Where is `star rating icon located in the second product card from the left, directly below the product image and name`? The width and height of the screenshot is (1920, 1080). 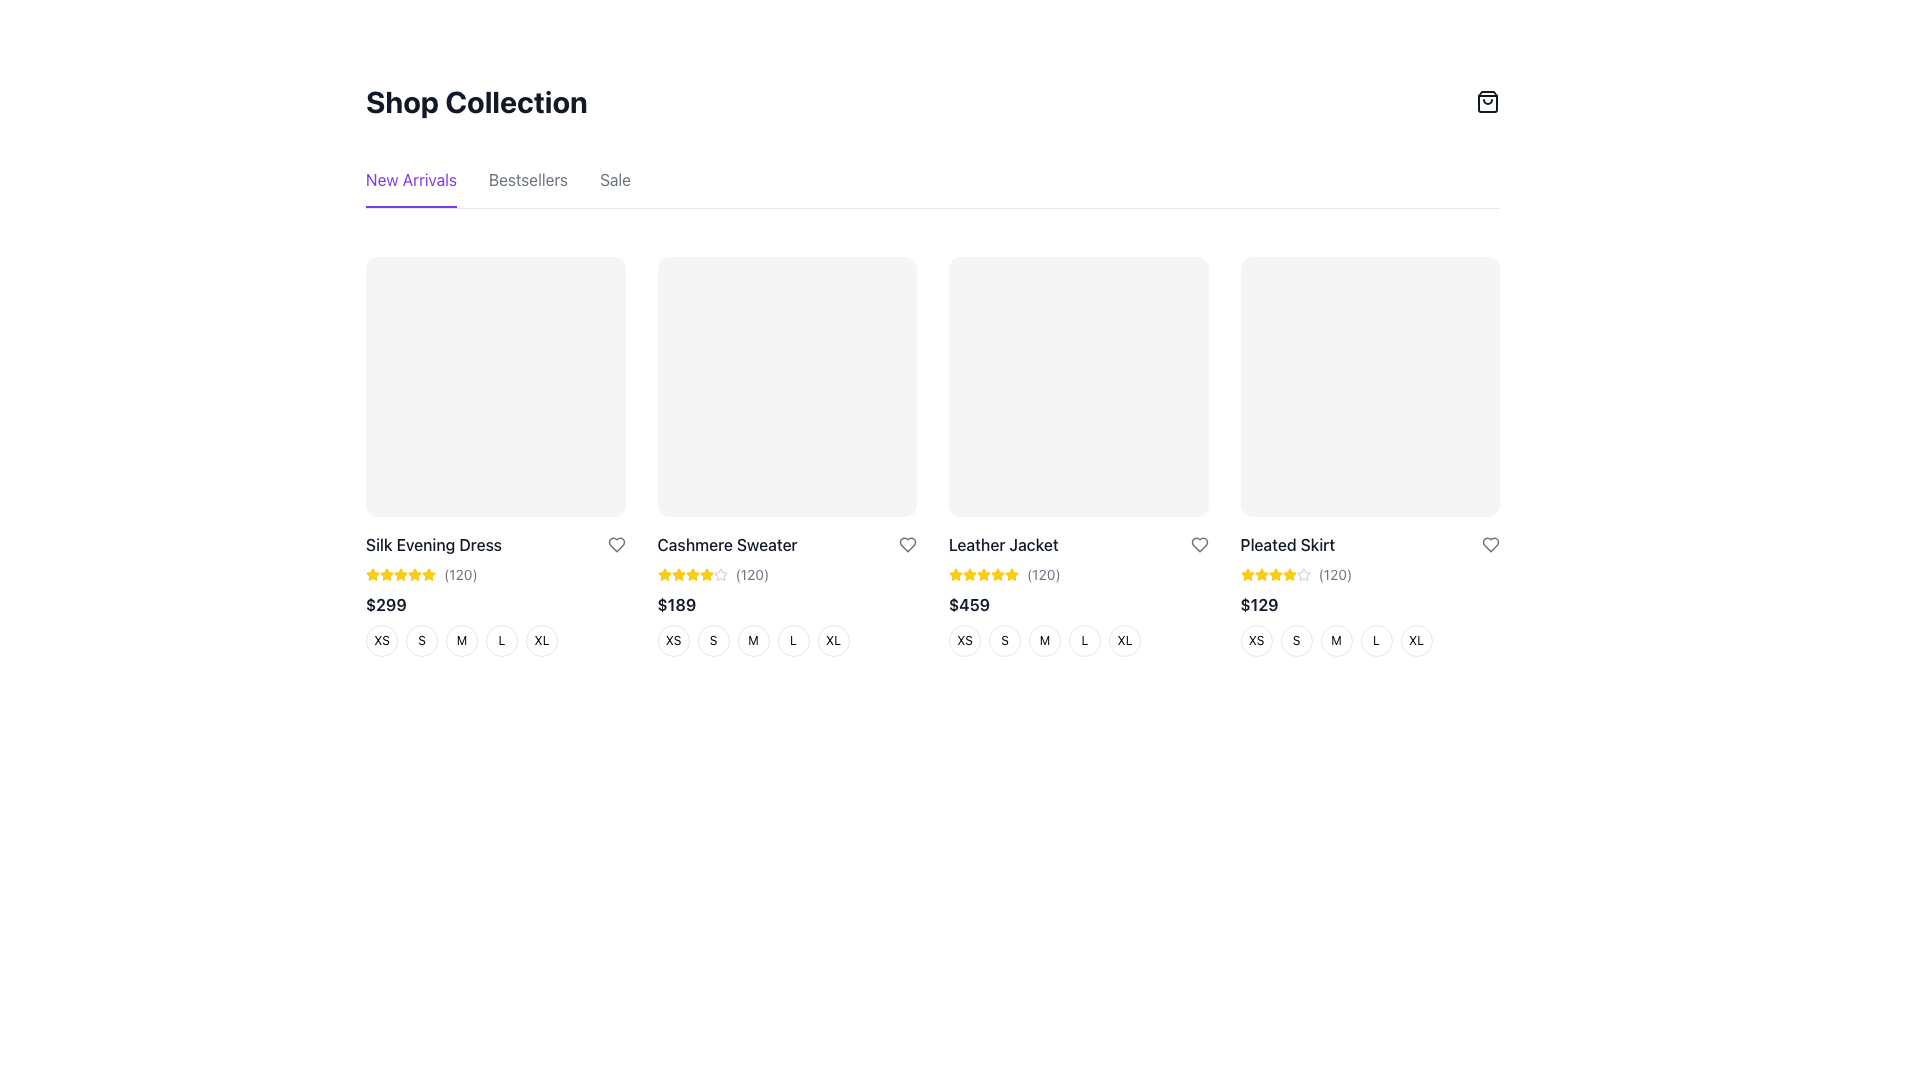
star rating icon located in the second product card from the left, directly below the product image and name is located at coordinates (664, 574).